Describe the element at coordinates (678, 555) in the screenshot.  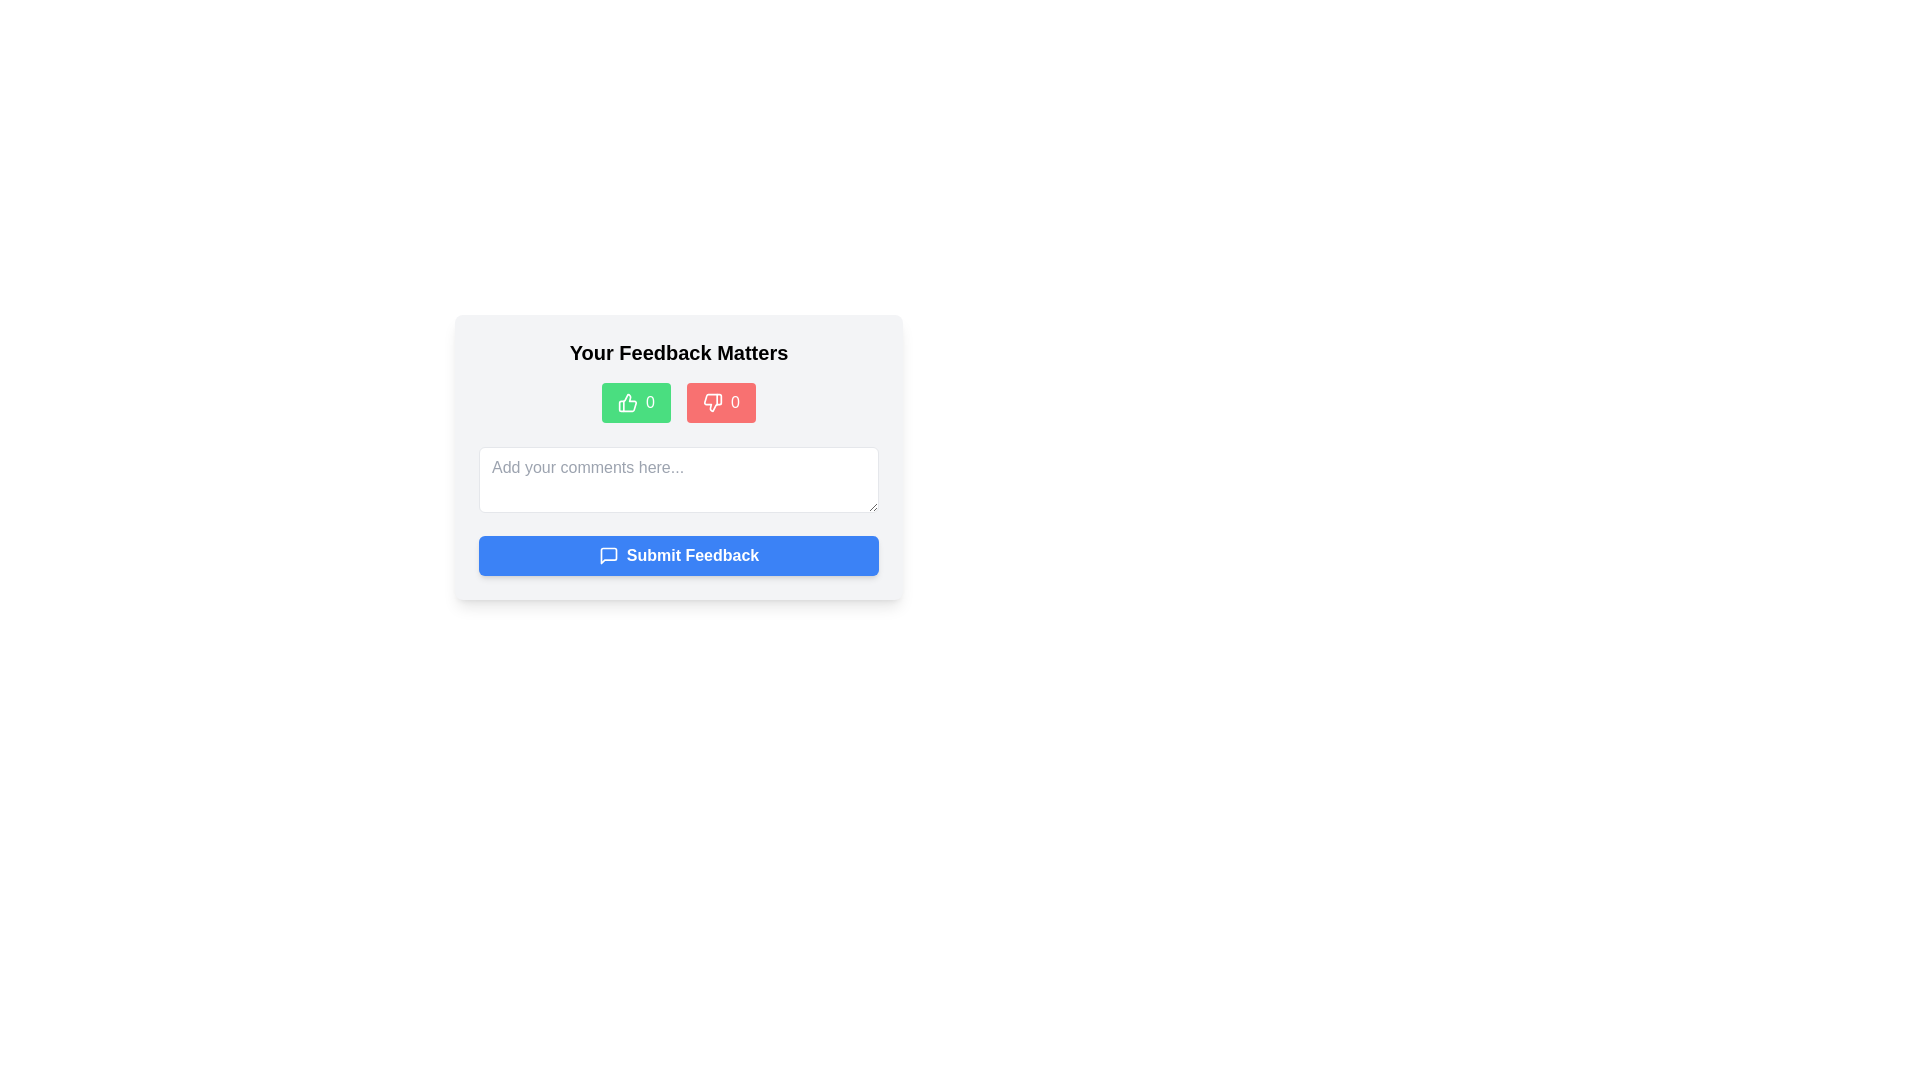
I see `the blue rectangular button labeled 'Submit Feedback' with a white speech bubble icon for keyboard interaction` at that location.